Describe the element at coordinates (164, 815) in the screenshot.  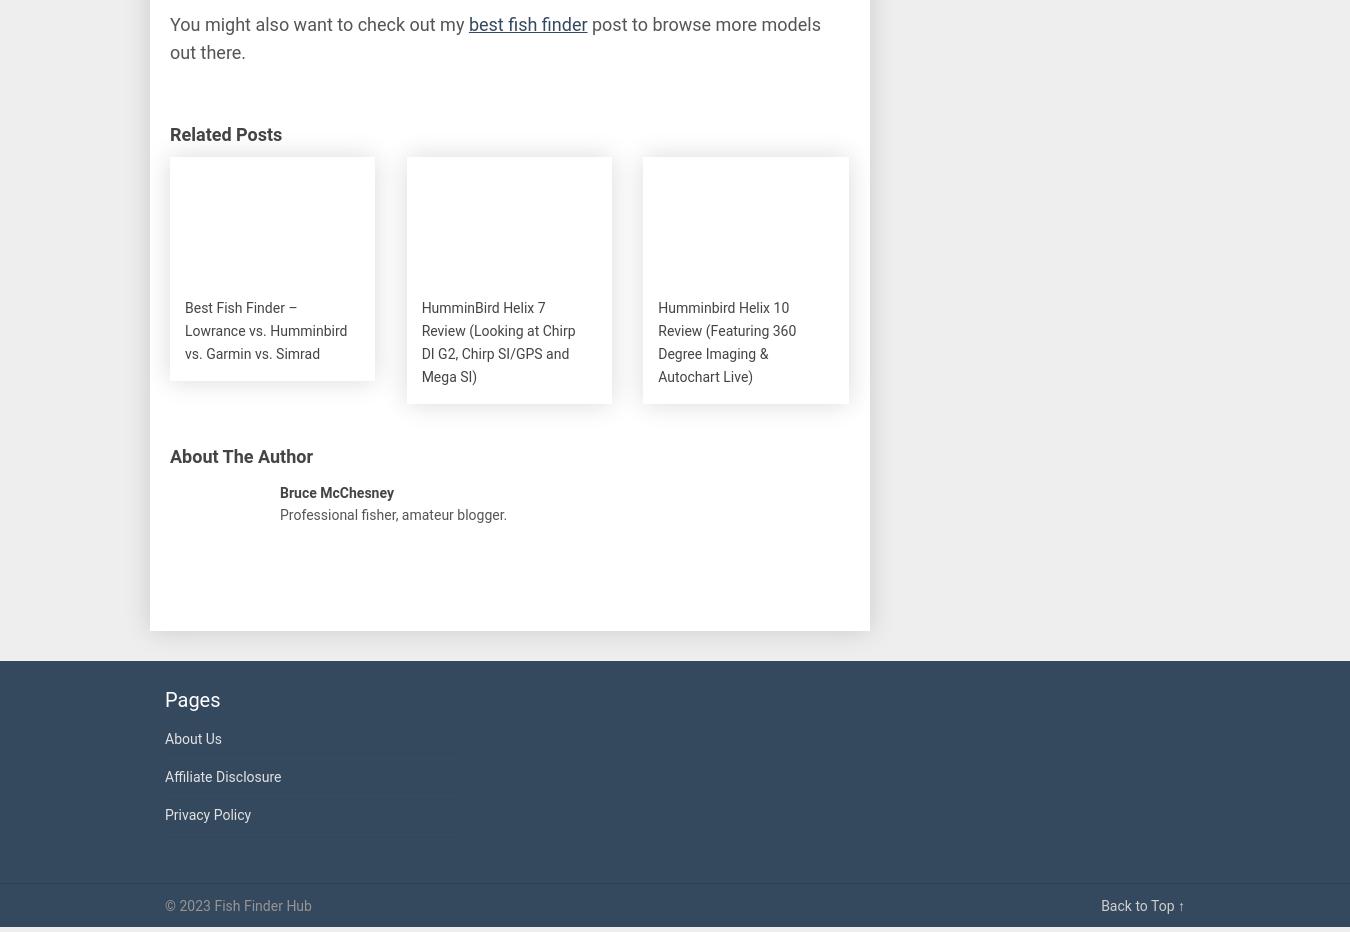
I see `'Privacy Policy'` at that location.